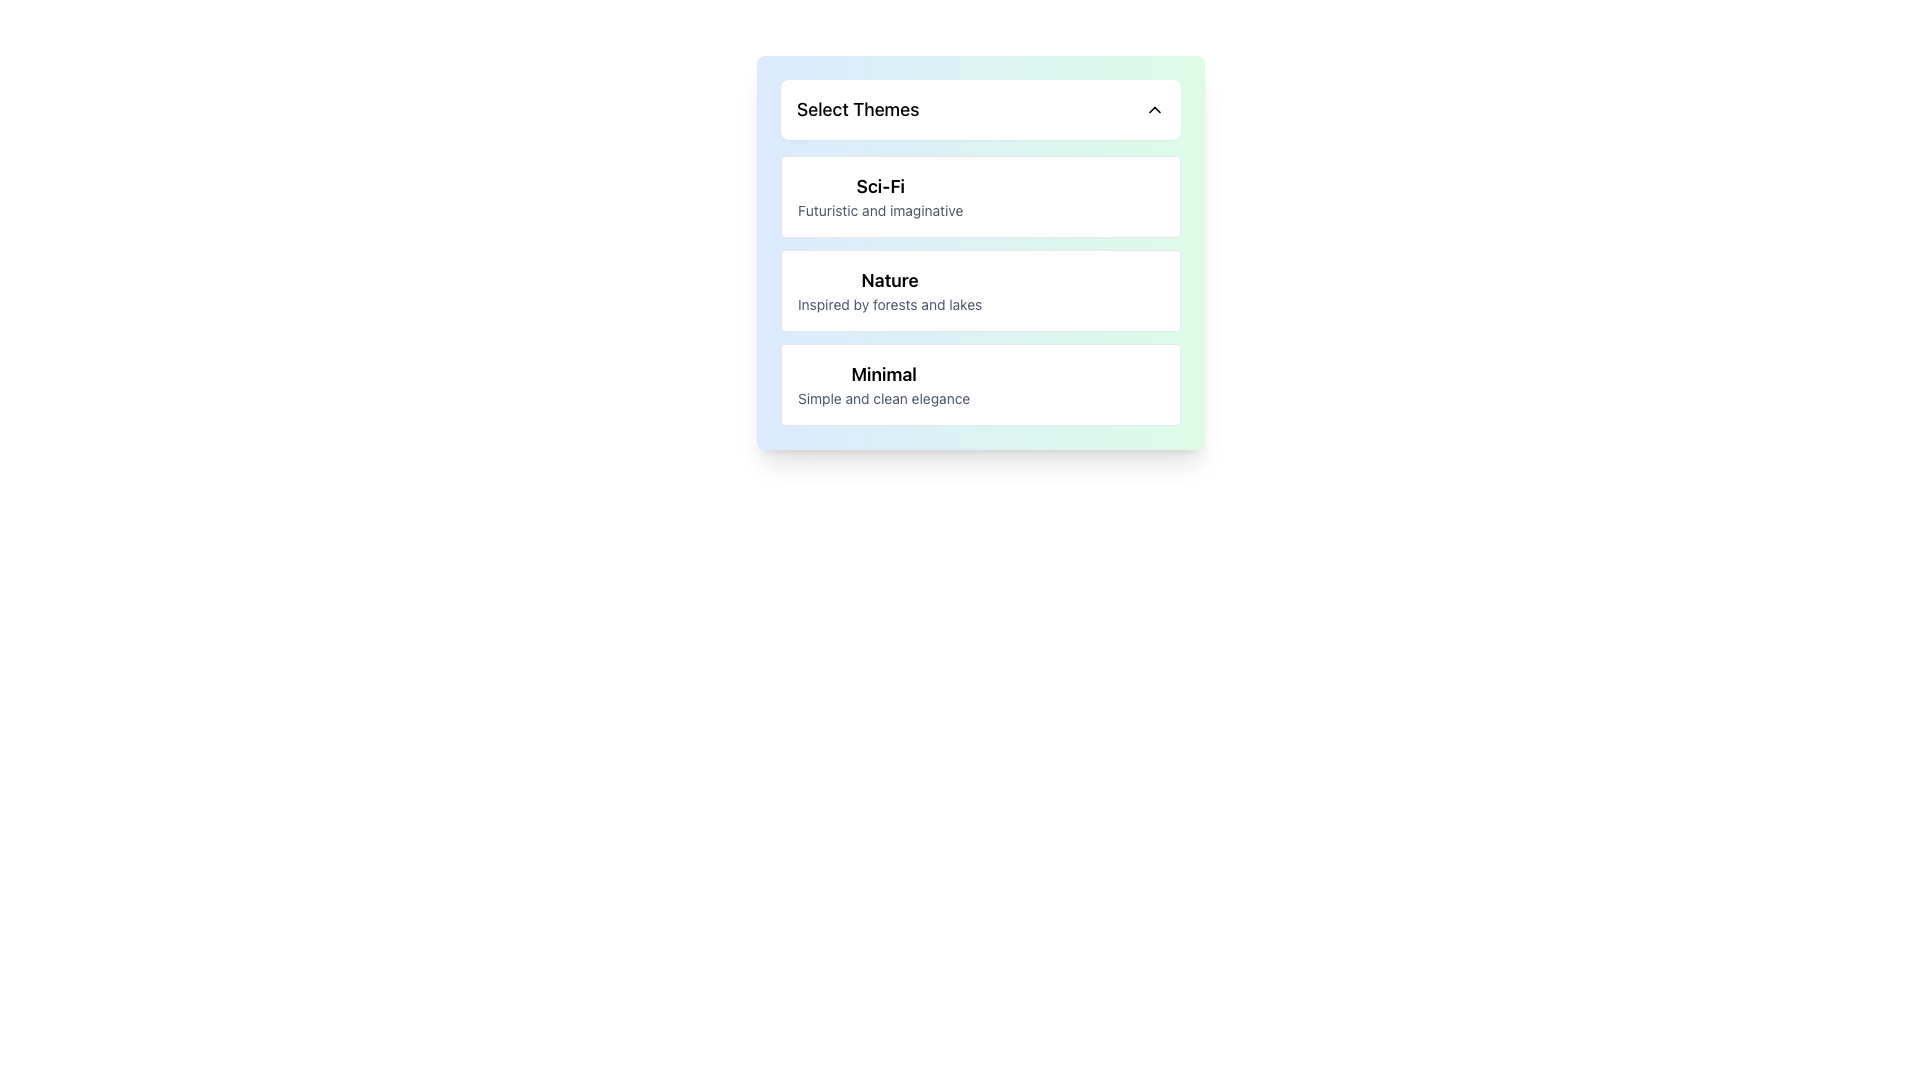 The image size is (1920, 1080). I want to click on the text label element that contains the description 'Inspired by forests and lakes', positioned beneath the bold title 'Nature' in a dropdown menu, so click(889, 304).